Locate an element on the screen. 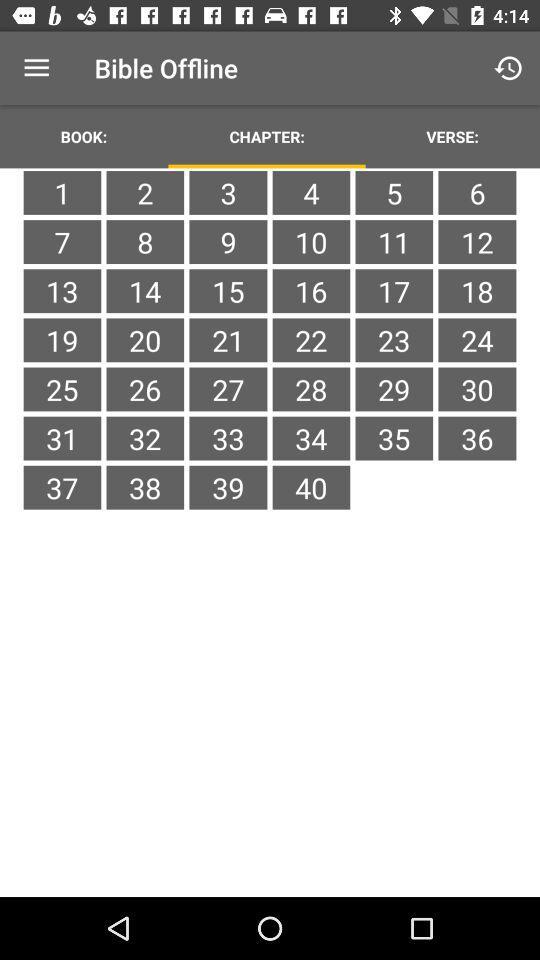  item to the right of 8 item is located at coordinates (227, 290).